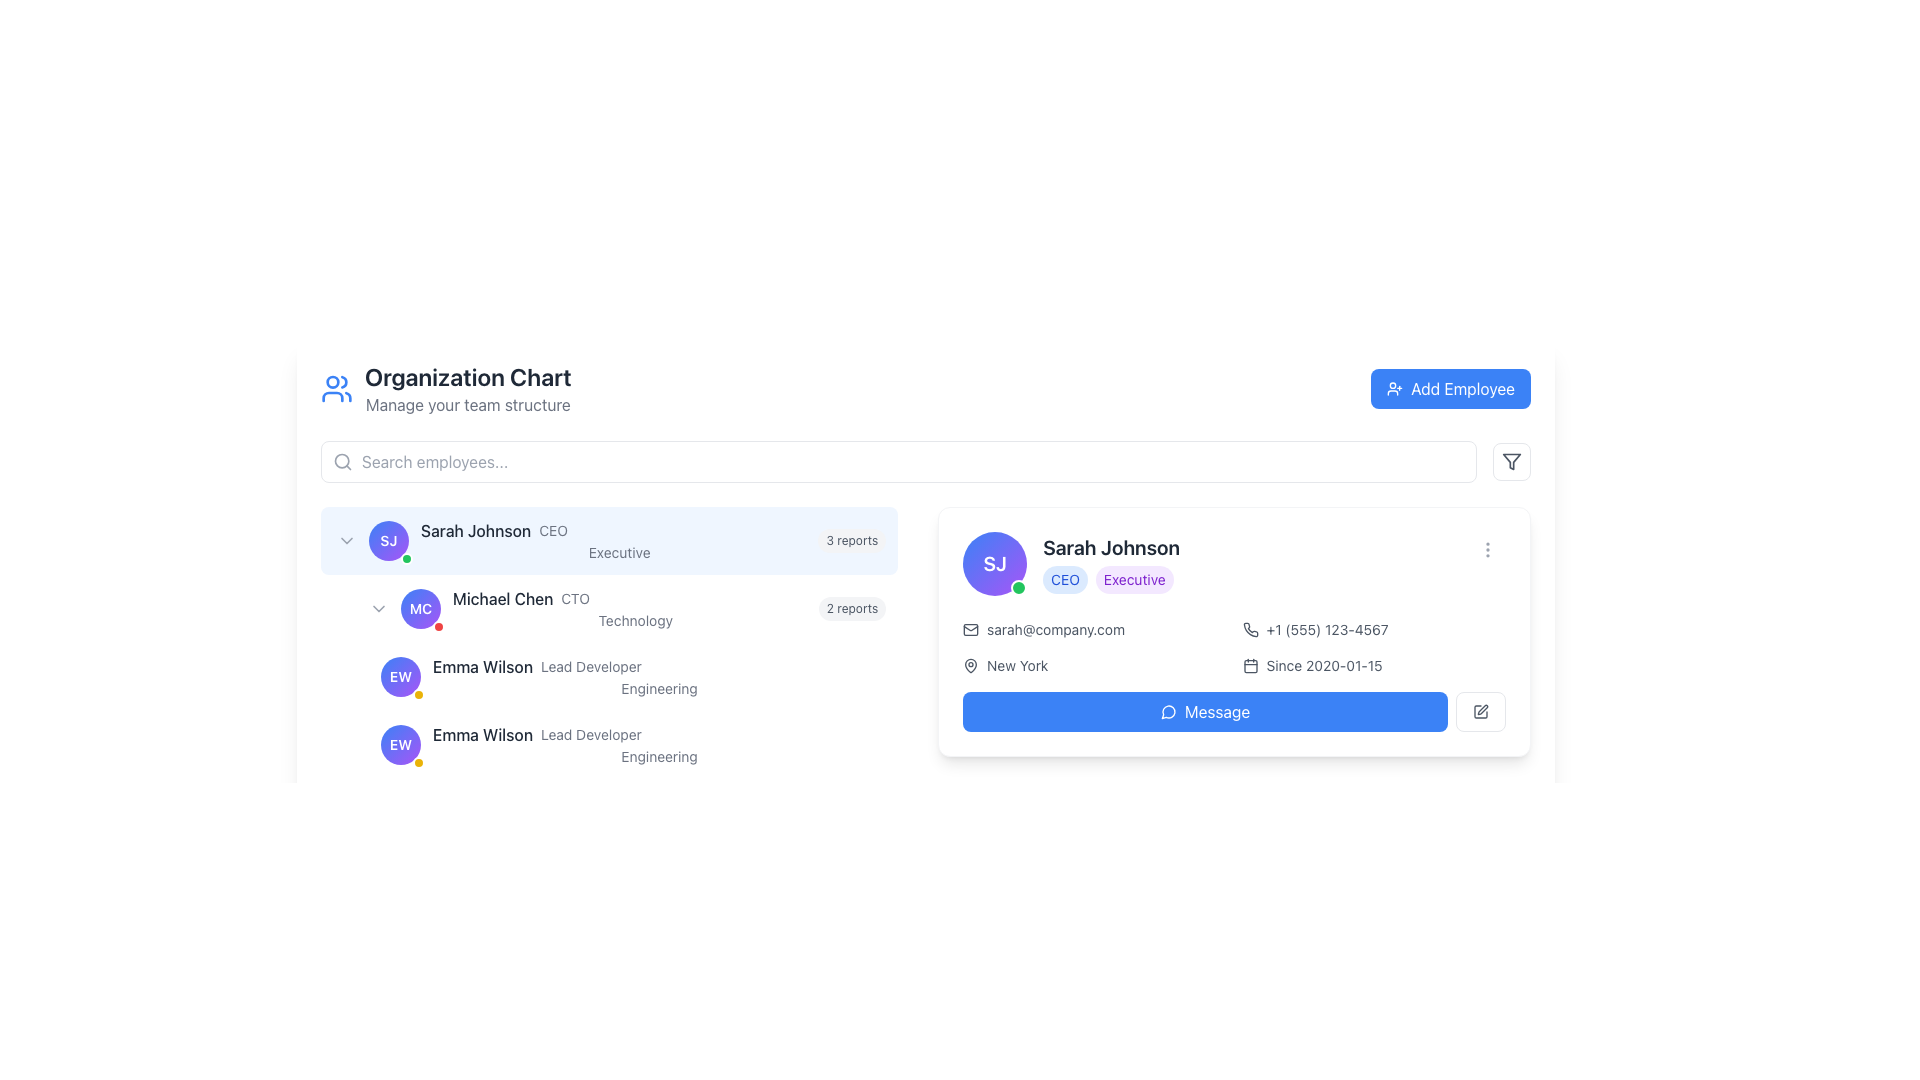  Describe the element at coordinates (852, 608) in the screenshot. I see `the informational badge indicating the number of reports associated with 'Michael Chen CTO', located to the right of the 'Technology' label` at that location.